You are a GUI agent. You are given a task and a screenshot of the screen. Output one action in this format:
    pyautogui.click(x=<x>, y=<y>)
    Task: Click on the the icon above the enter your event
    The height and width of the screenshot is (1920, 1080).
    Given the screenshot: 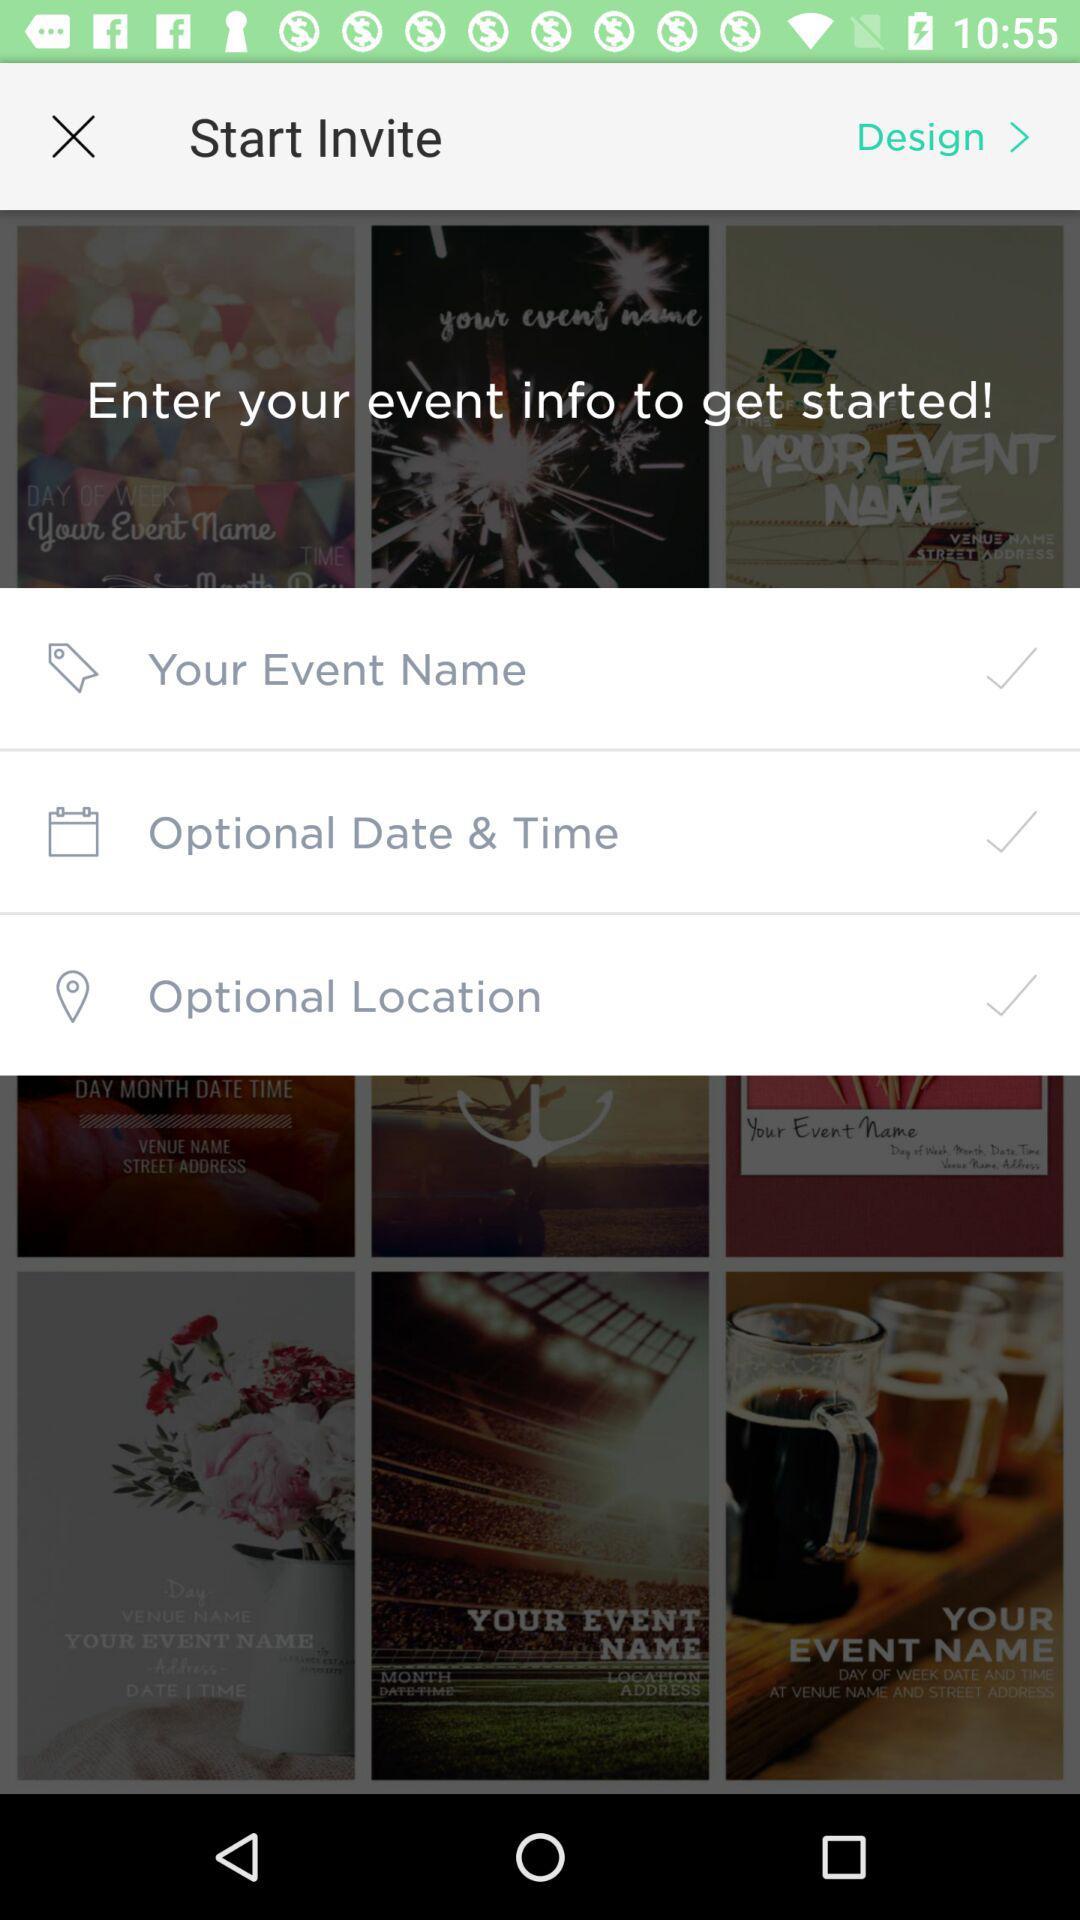 What is the action you would take?
    pyautogui.click(x=72, y=135)
    